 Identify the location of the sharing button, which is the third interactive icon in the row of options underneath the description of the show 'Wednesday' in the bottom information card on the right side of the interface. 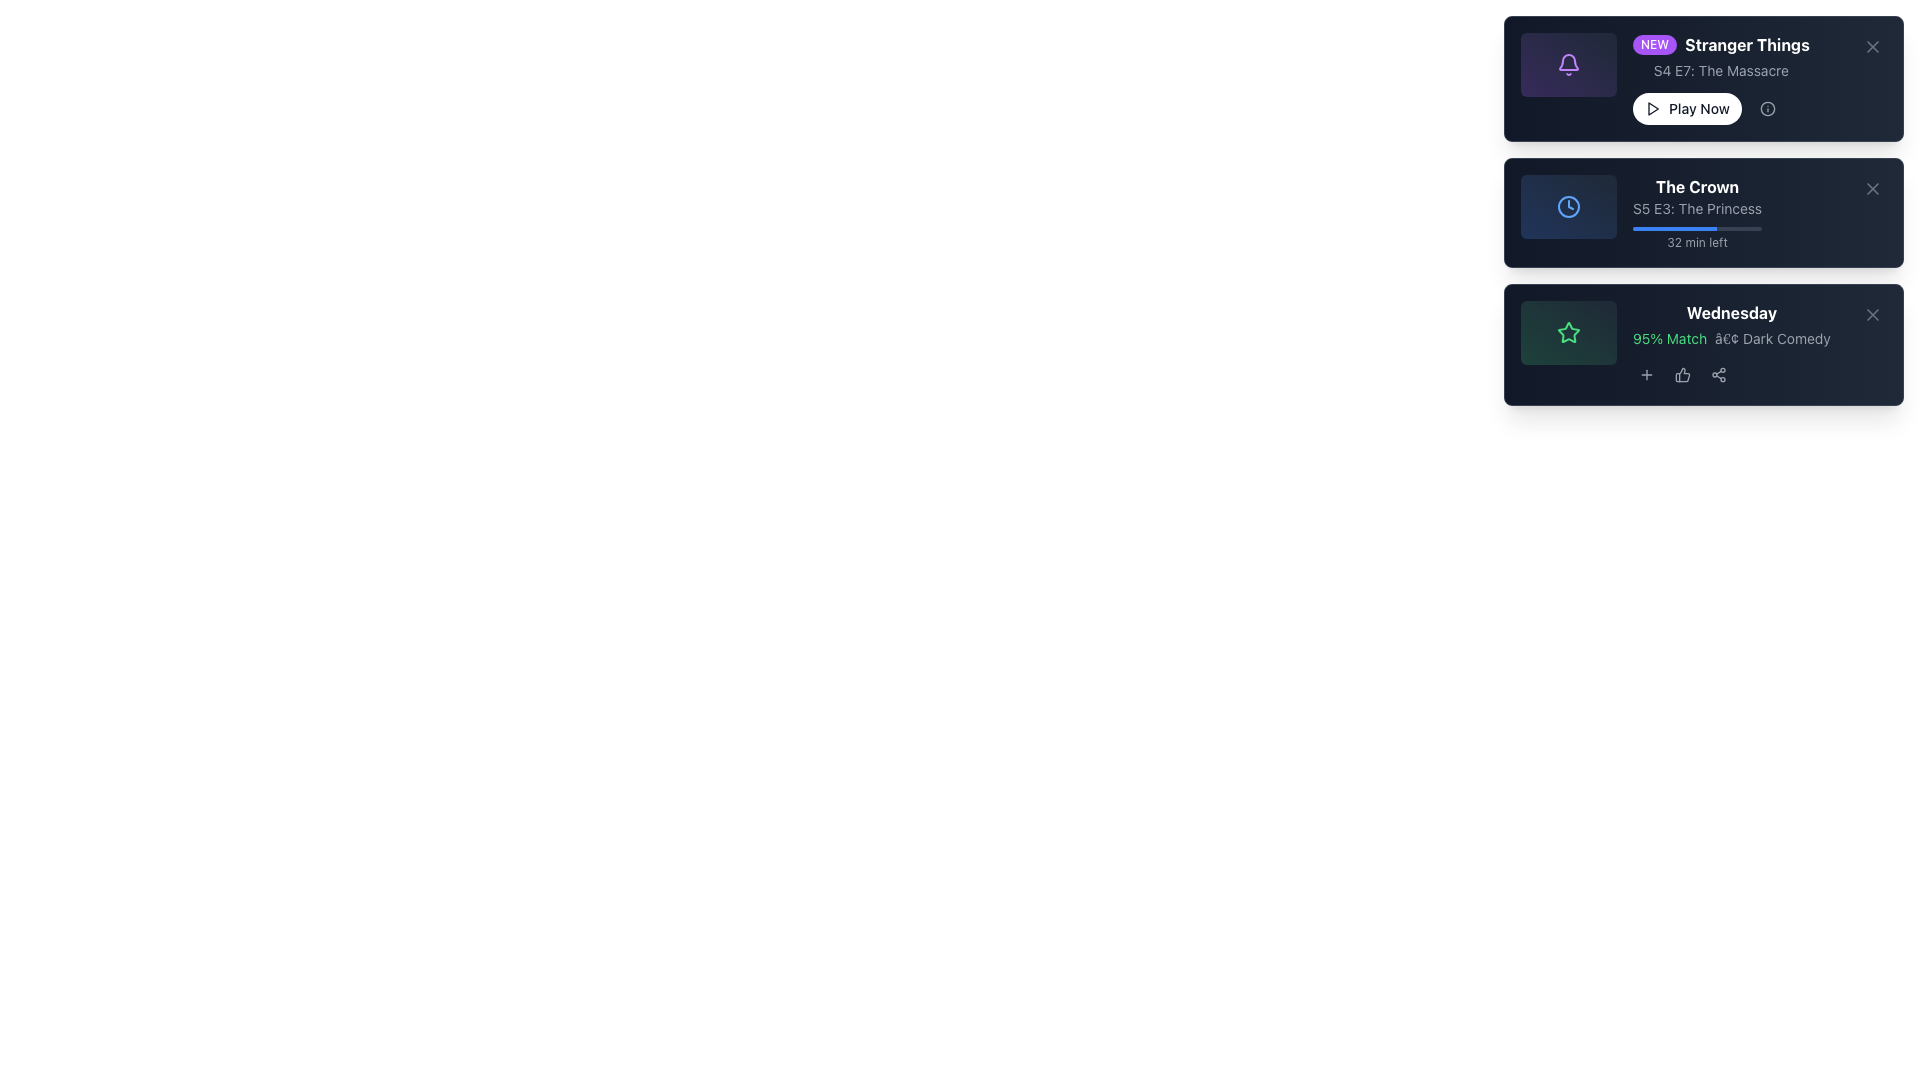
(1717, 374).